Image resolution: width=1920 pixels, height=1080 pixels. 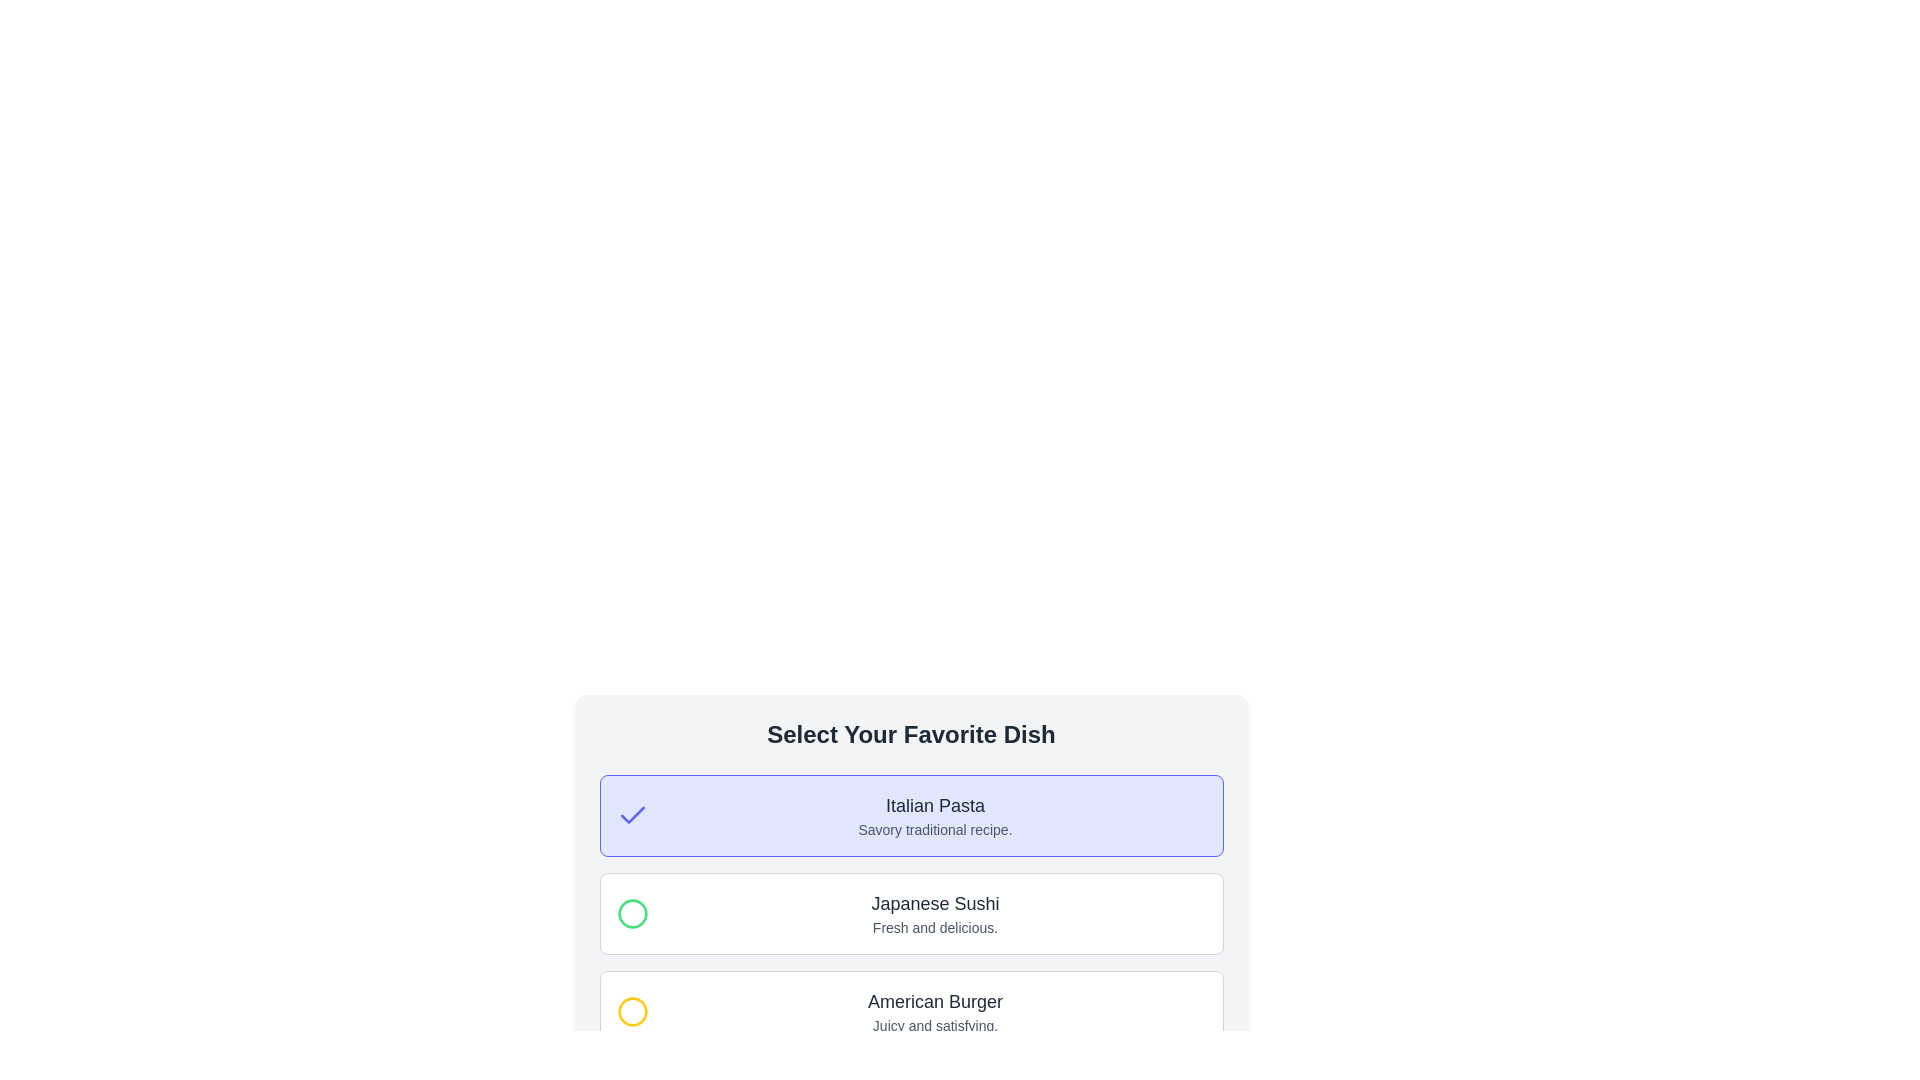 I want to click on the Option card labeled 'Japanese Sushi', which is the middle item in the list under 'Select Your Favorite Dish', so click(x=910, y=914).